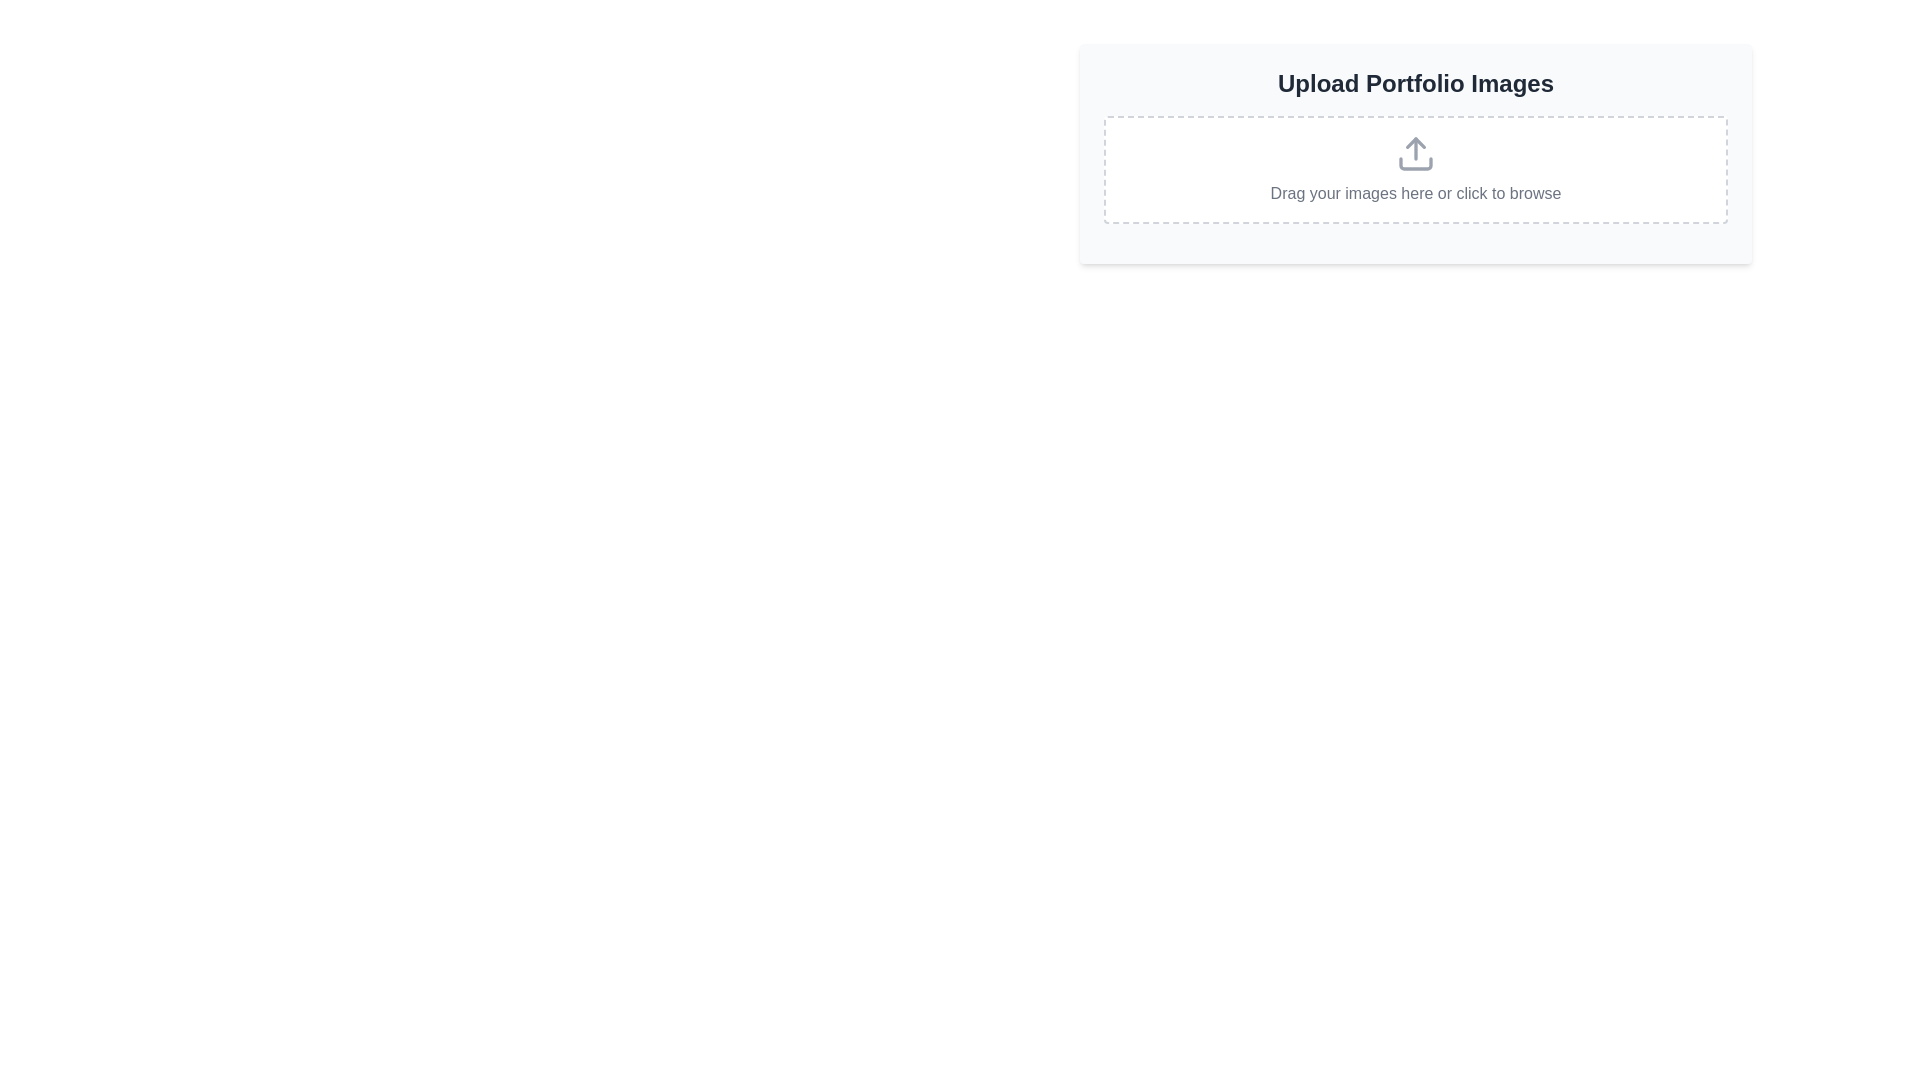 The image size is (1920, 1080). Describe the element at coordinates (1415, 168) in the screenshot. I see `and drop files onto the File upload area, which is a dashed rectangular box with a centered upload icon and the text 'Drag your images here or click` at that location.